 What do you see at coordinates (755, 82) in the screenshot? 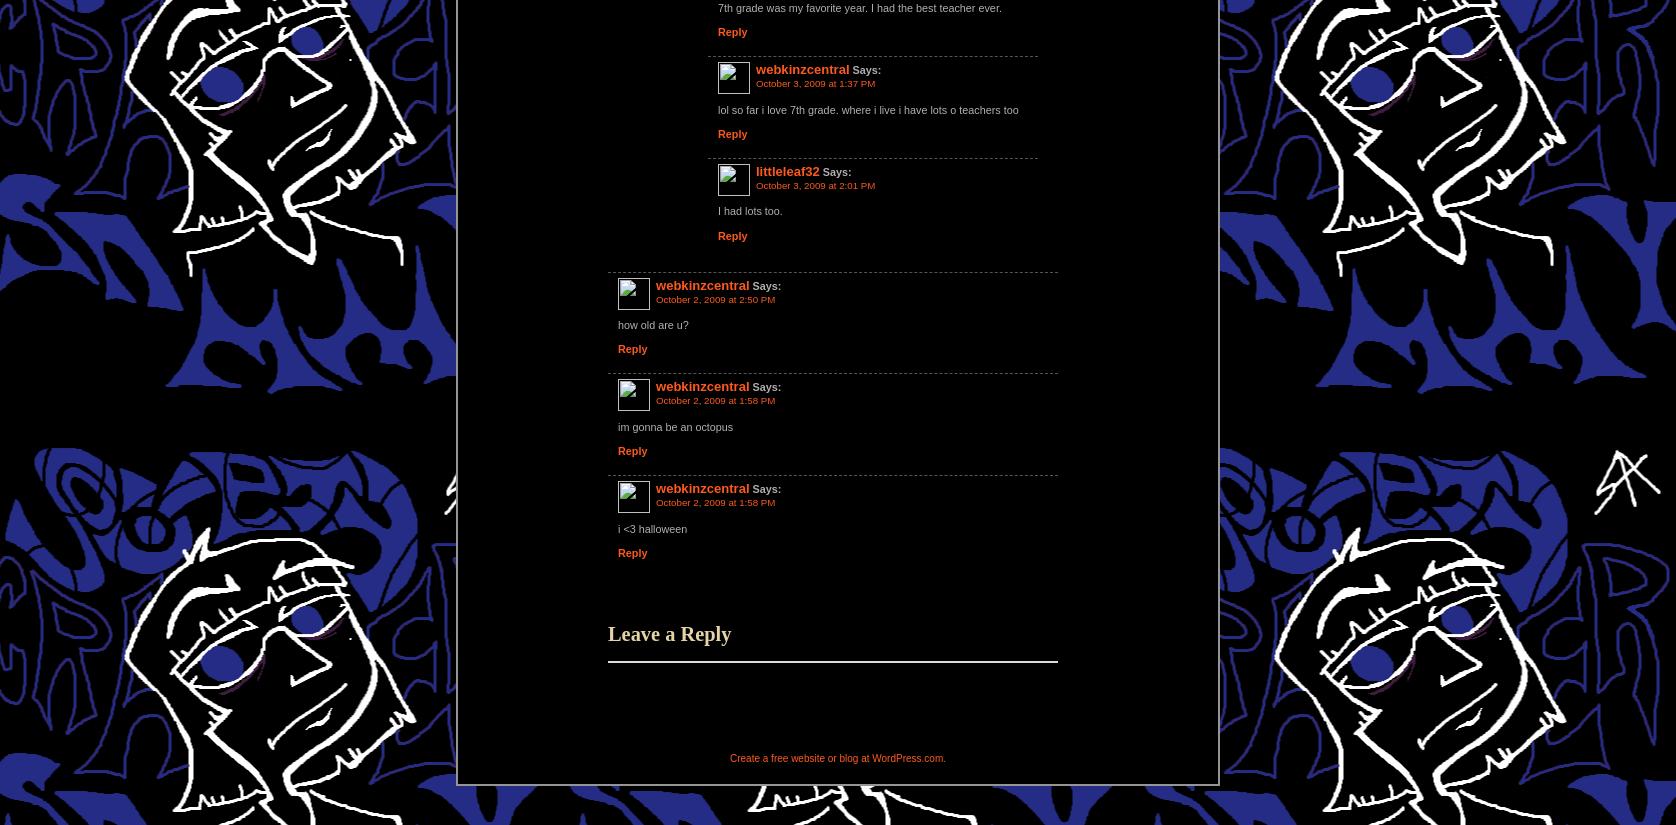
I see `'October 3, 2009 at 1:37 PM'` at bounding box center [755, 82].